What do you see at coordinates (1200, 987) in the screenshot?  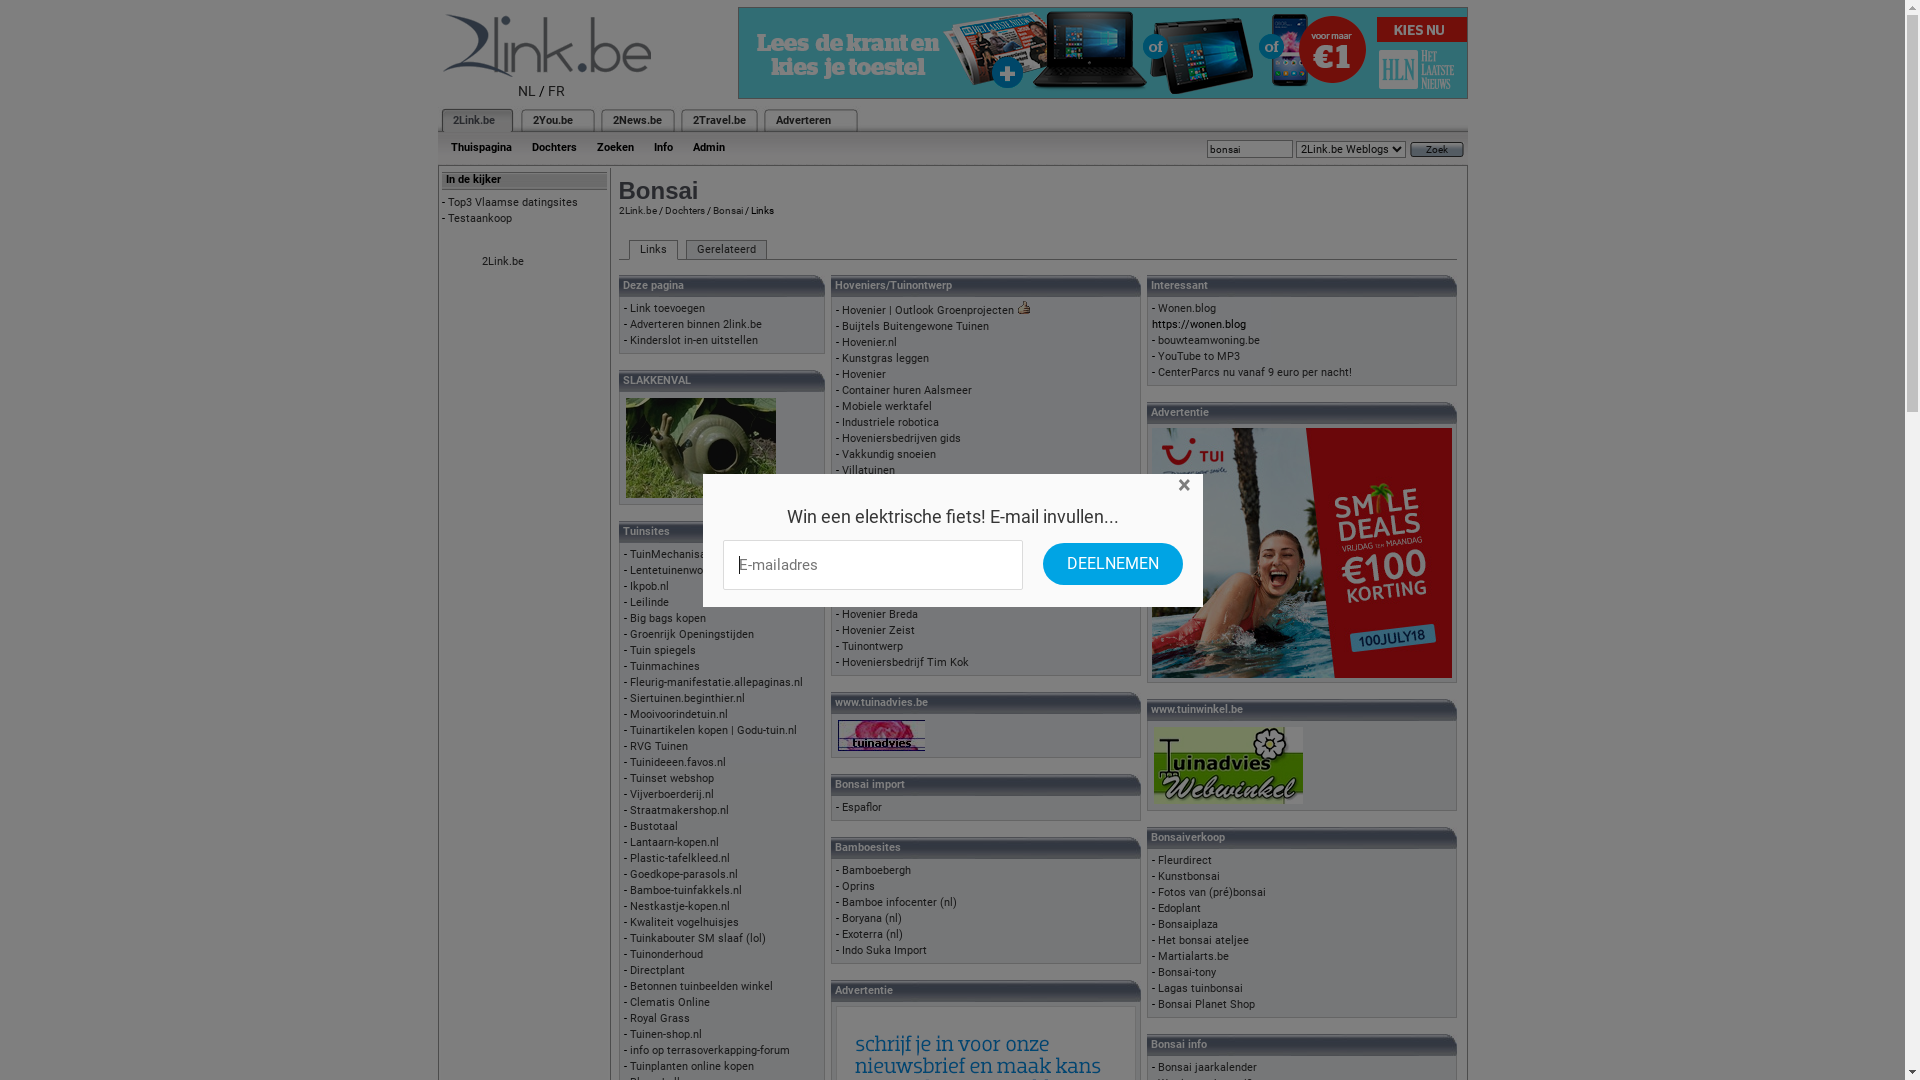 I see `'Lagas tuinbonsai'` at bounding box center [1200, 987].